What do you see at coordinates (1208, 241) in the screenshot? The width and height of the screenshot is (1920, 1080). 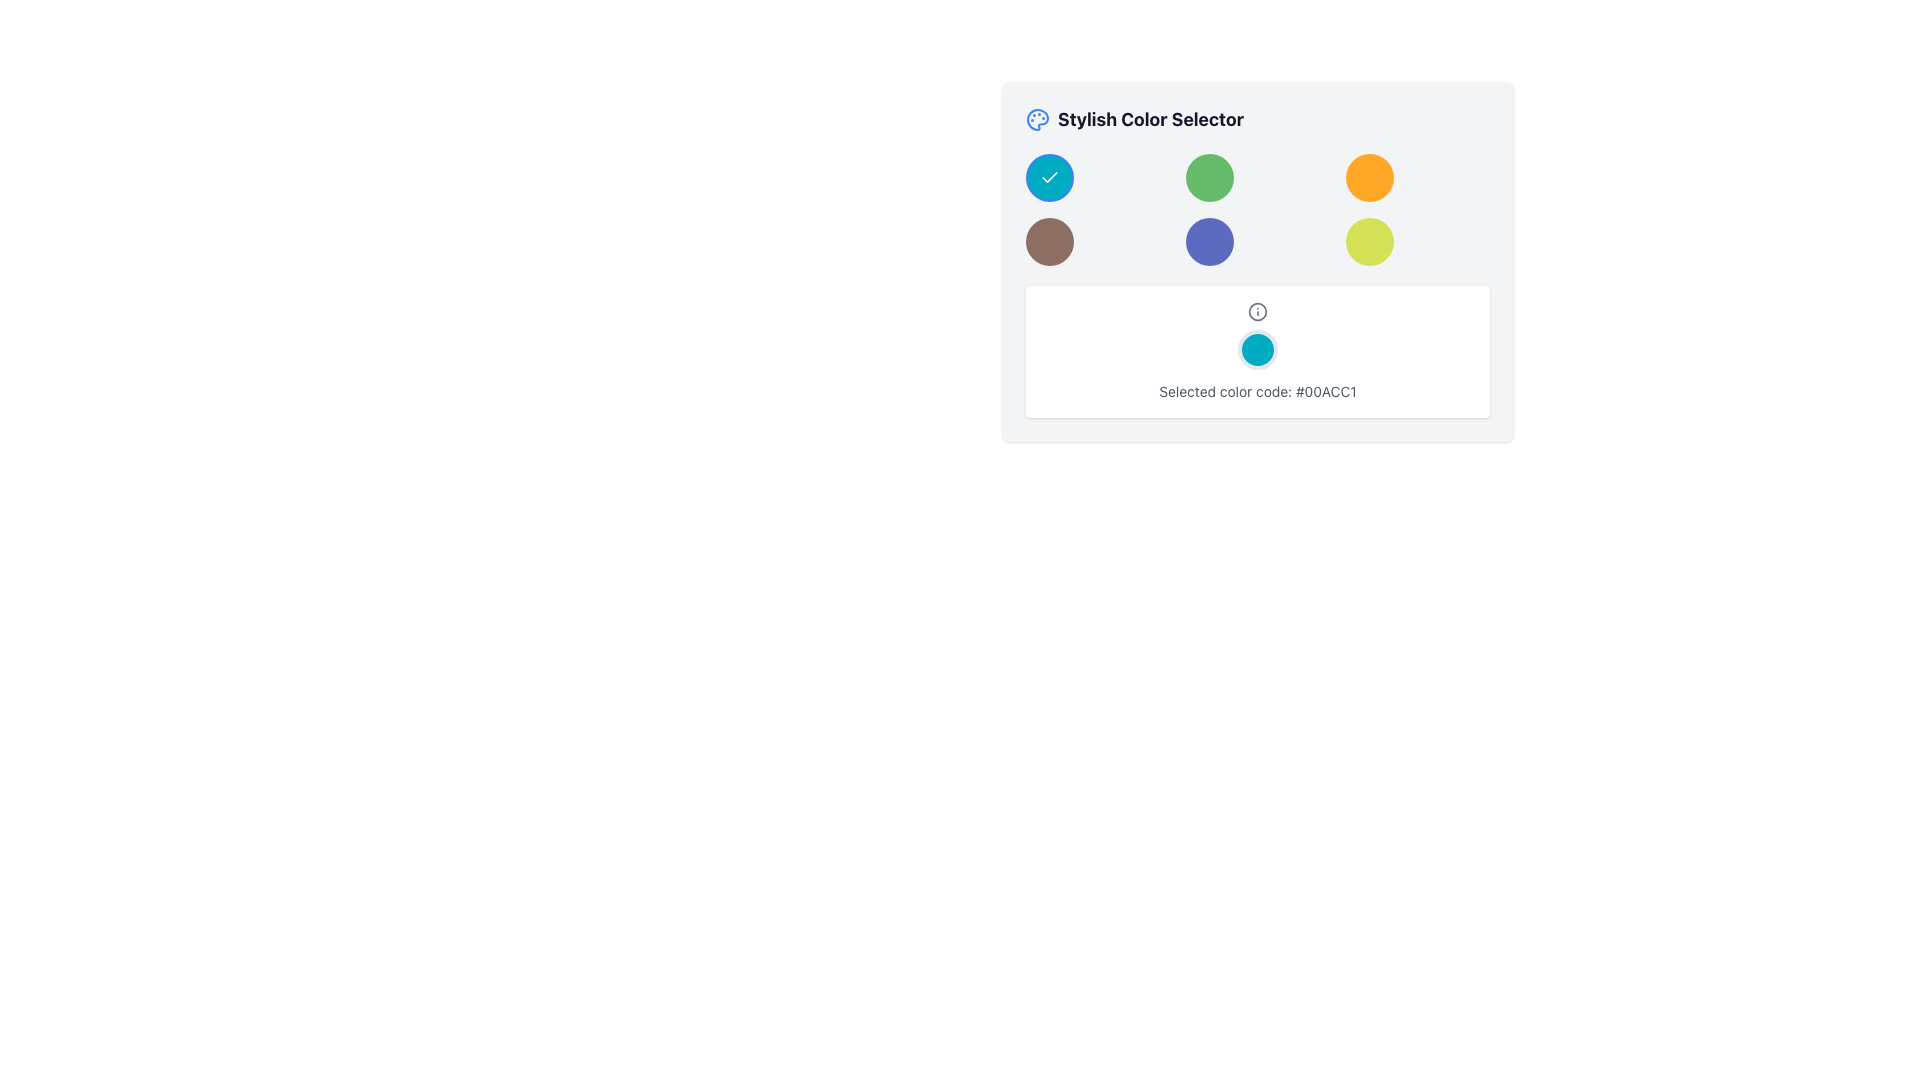 I see `the color selection button located in the bottom row of a 3x3 grid layout, specifically in the second column from the left, which is adjacent to a brown button on the left and a yellow button on the right` at bounding box center [1208, 241].